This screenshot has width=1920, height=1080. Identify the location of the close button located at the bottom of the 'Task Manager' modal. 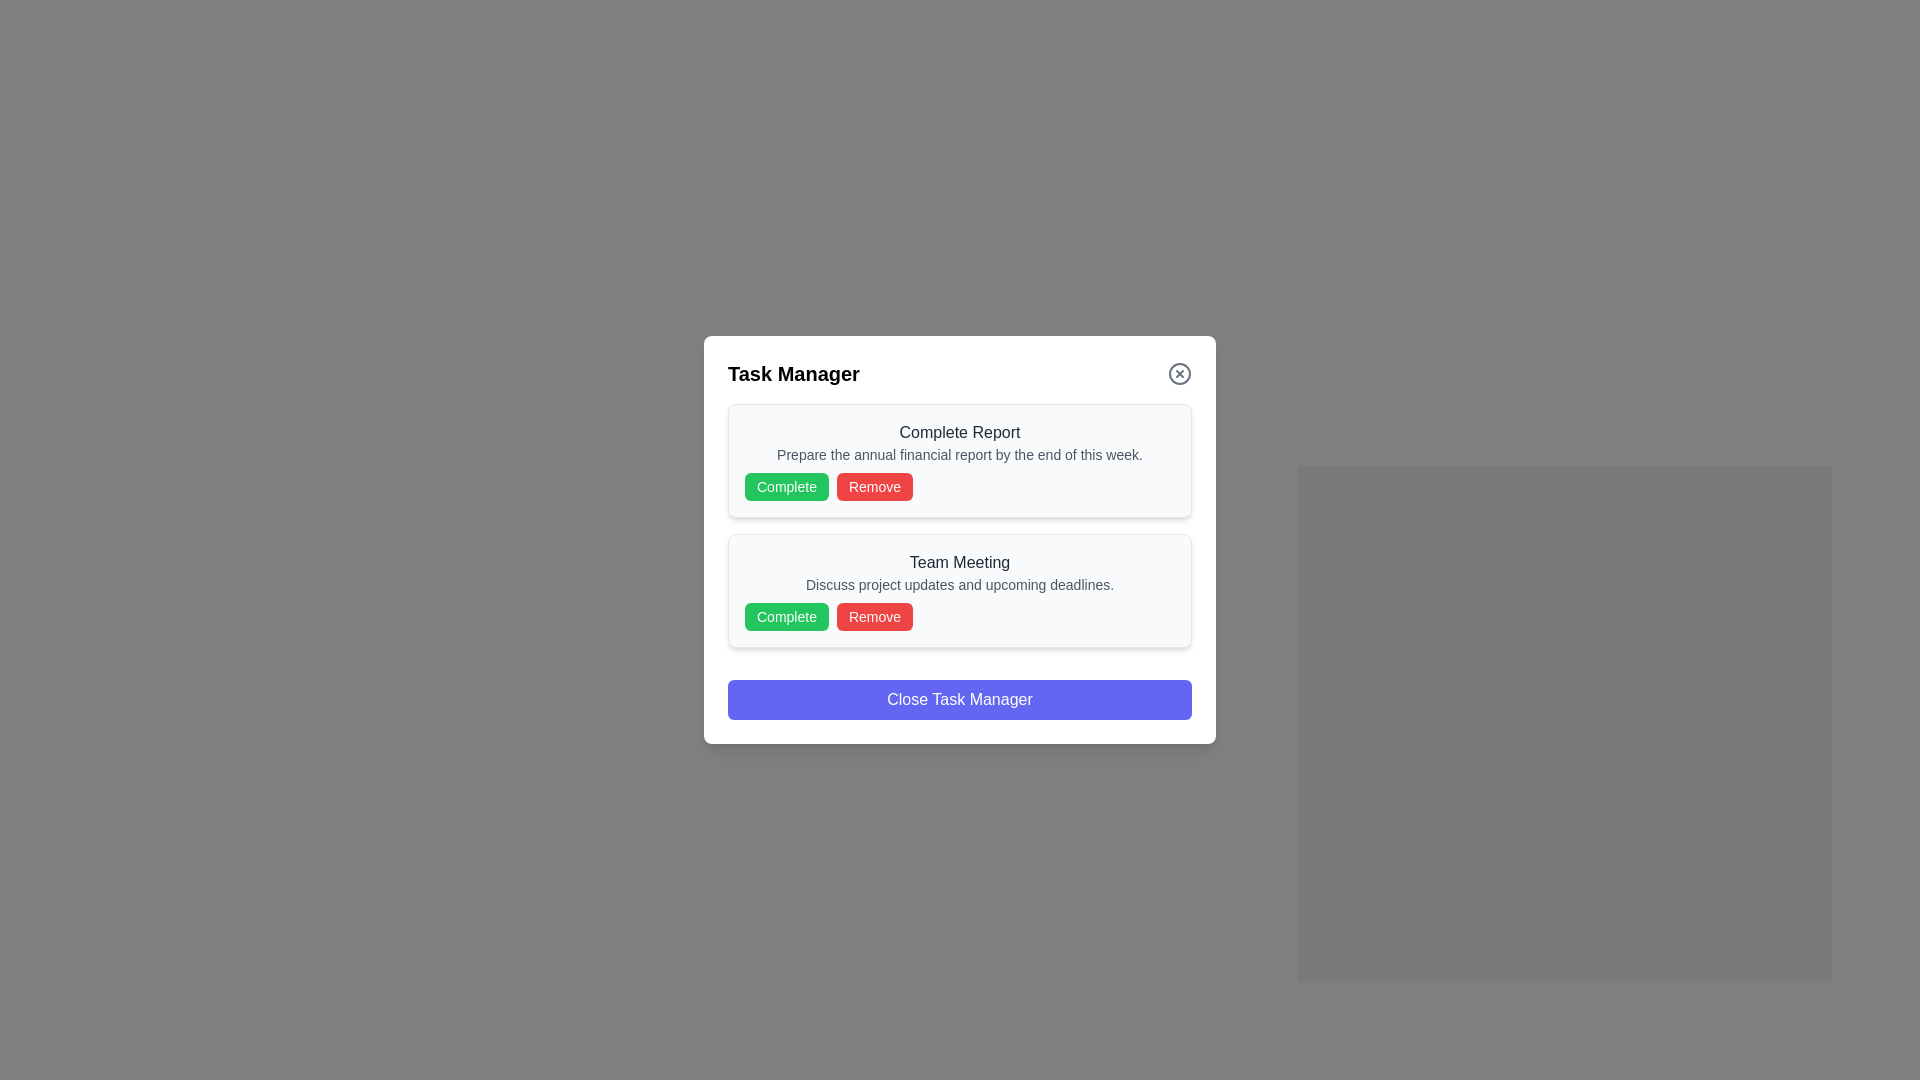
(960, 698).